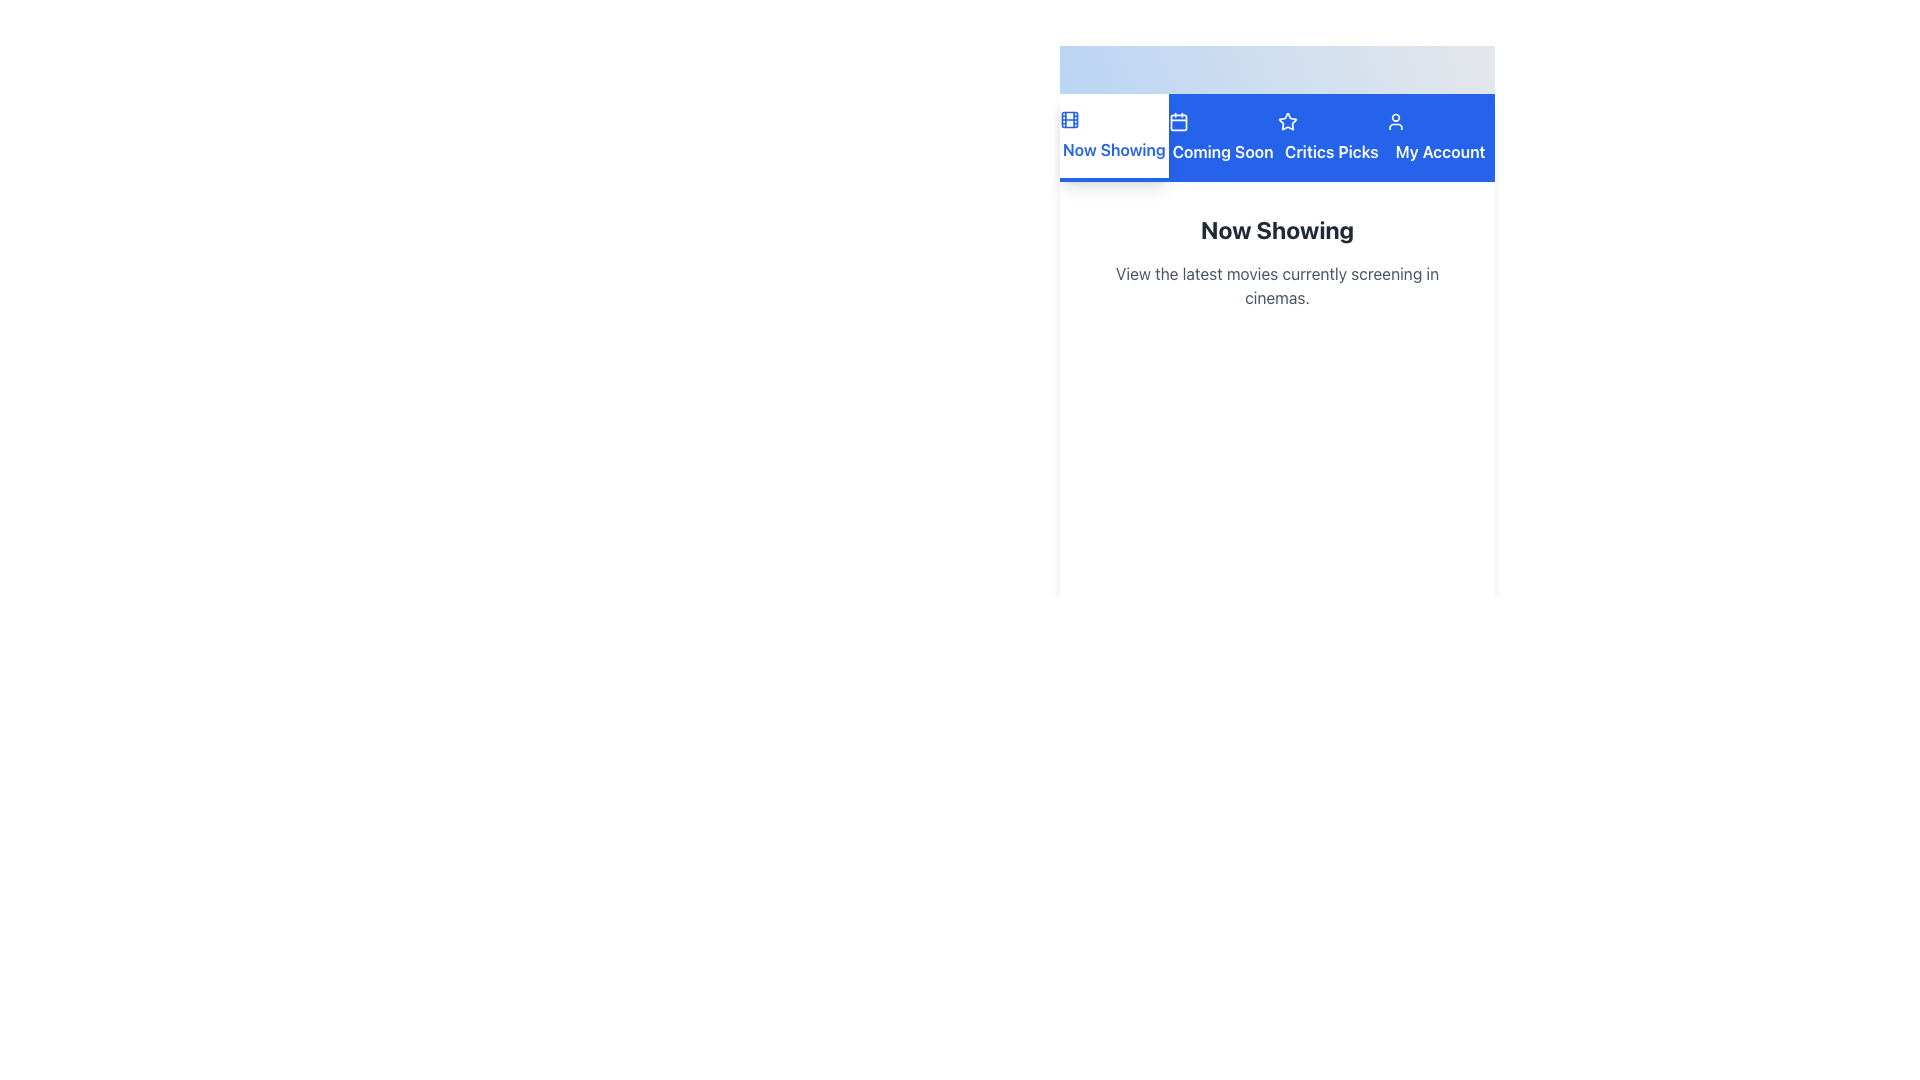 This screenshot has width=1920, height=1080. Describe the element at coordinates (1440, 150) in the screenshot. I see `the text label in the far right corner of the navigation bar, which may function as a button for account-related features, located next to a user profile icon` at that location.